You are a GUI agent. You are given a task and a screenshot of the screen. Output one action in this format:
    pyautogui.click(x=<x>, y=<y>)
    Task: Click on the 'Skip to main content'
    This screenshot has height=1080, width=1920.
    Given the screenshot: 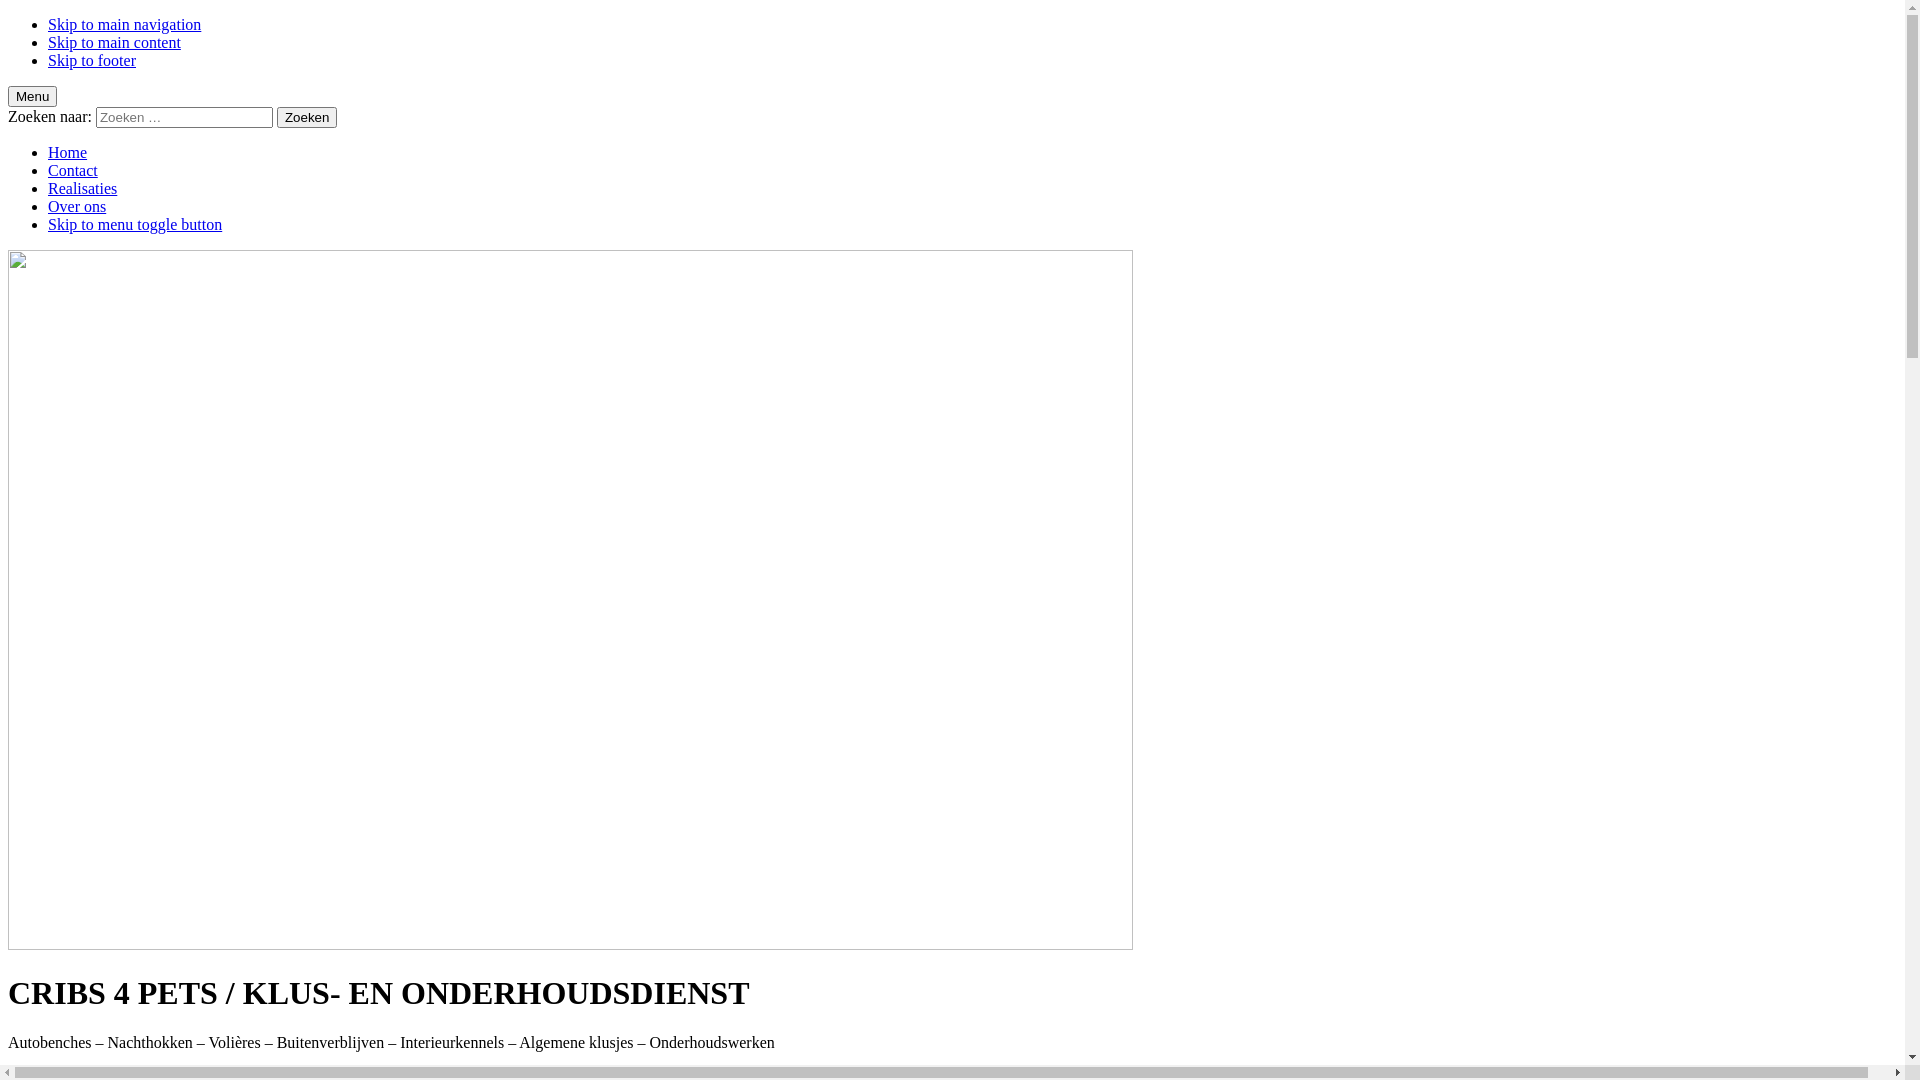 What is the action you would take?
    pyautogui.click(x=48, y=42)
    